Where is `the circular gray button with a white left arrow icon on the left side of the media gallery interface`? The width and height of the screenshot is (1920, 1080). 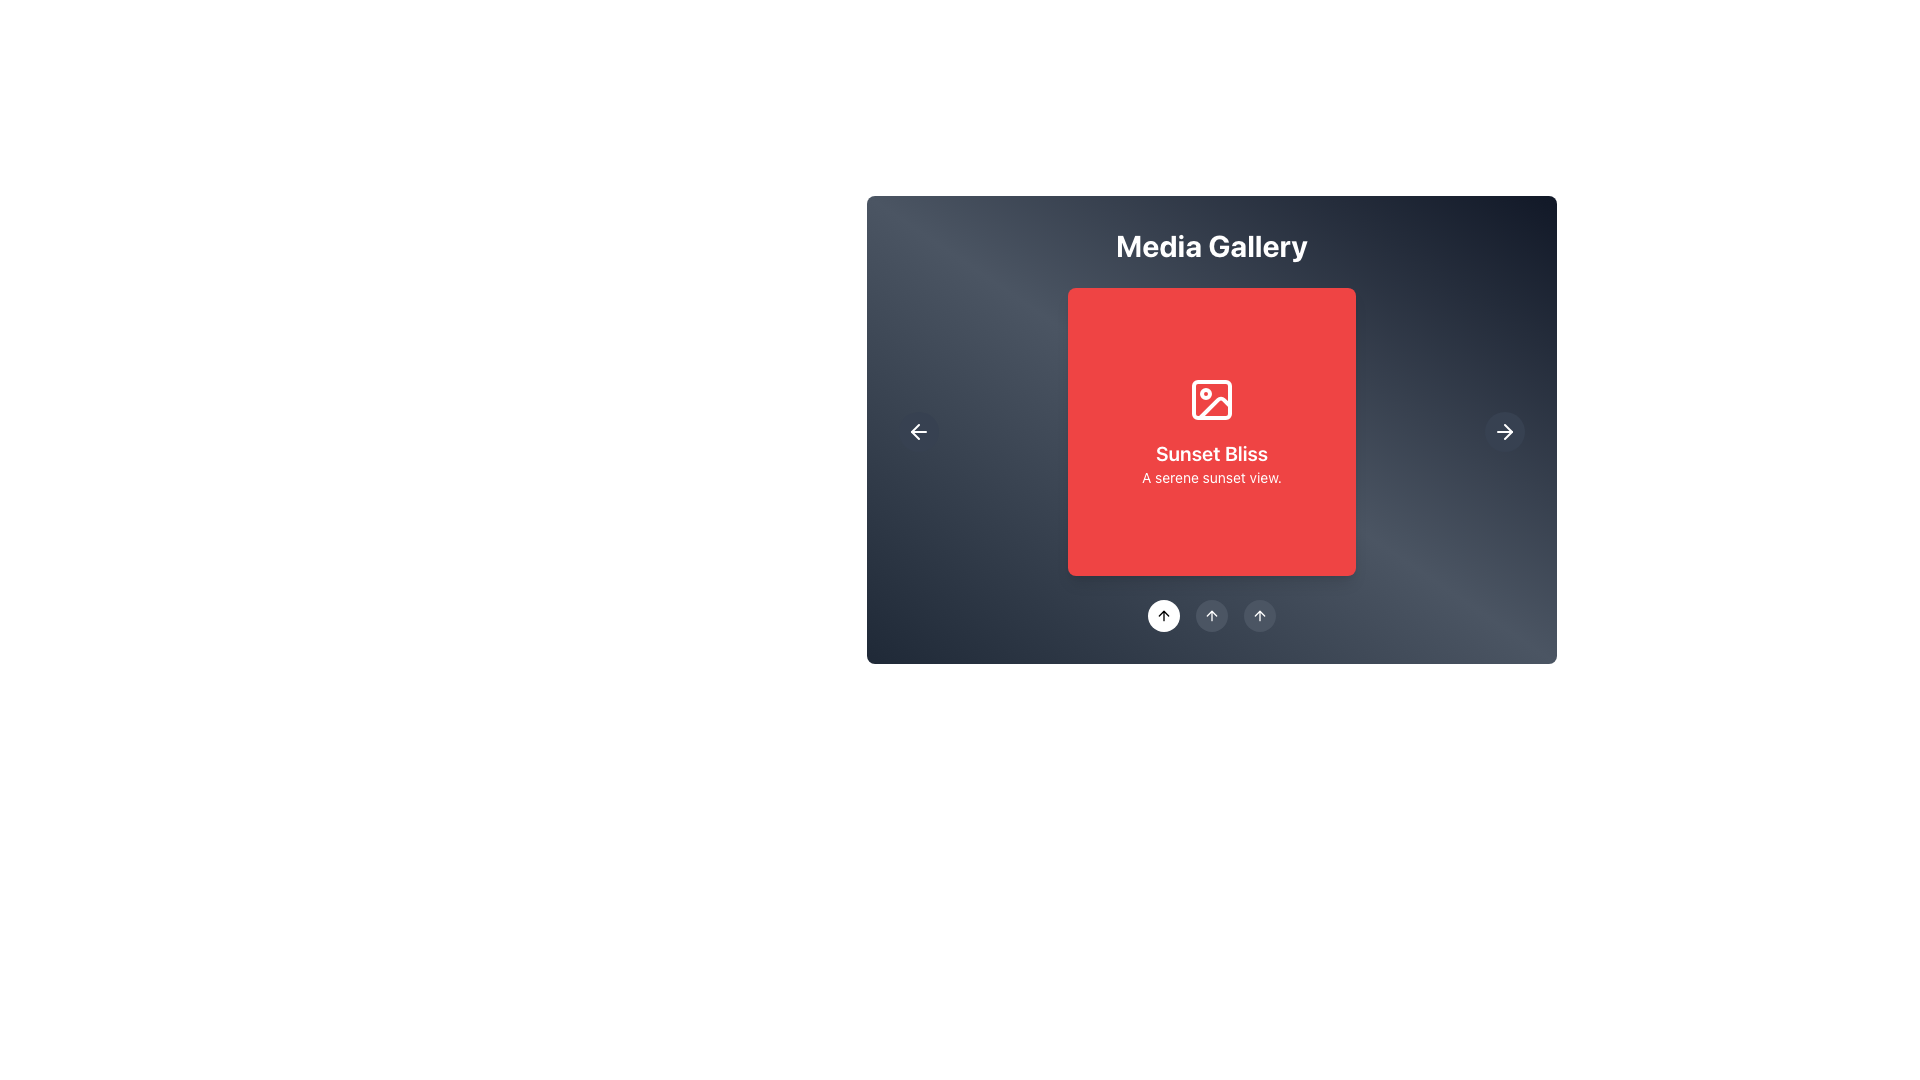
the circular gray button with a white left arrow icon on the left side of the media gallery interface is located at coordinates (917, 431).